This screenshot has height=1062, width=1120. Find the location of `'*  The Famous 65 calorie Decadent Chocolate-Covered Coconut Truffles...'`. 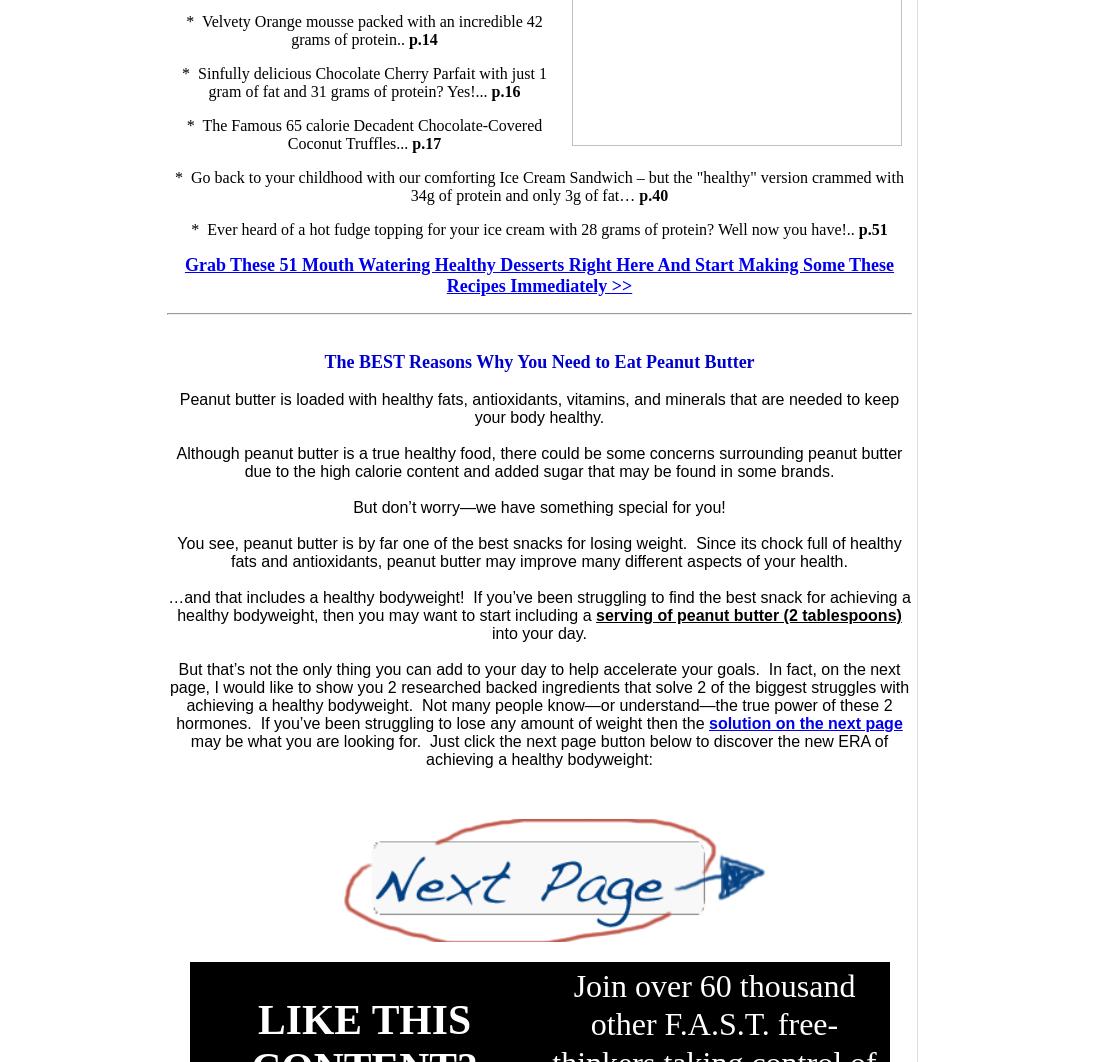

'*  The Famous 65 calorie Decadent Chocolate-Covered Coconut Truffles...' is located at coordinates (364, 134).